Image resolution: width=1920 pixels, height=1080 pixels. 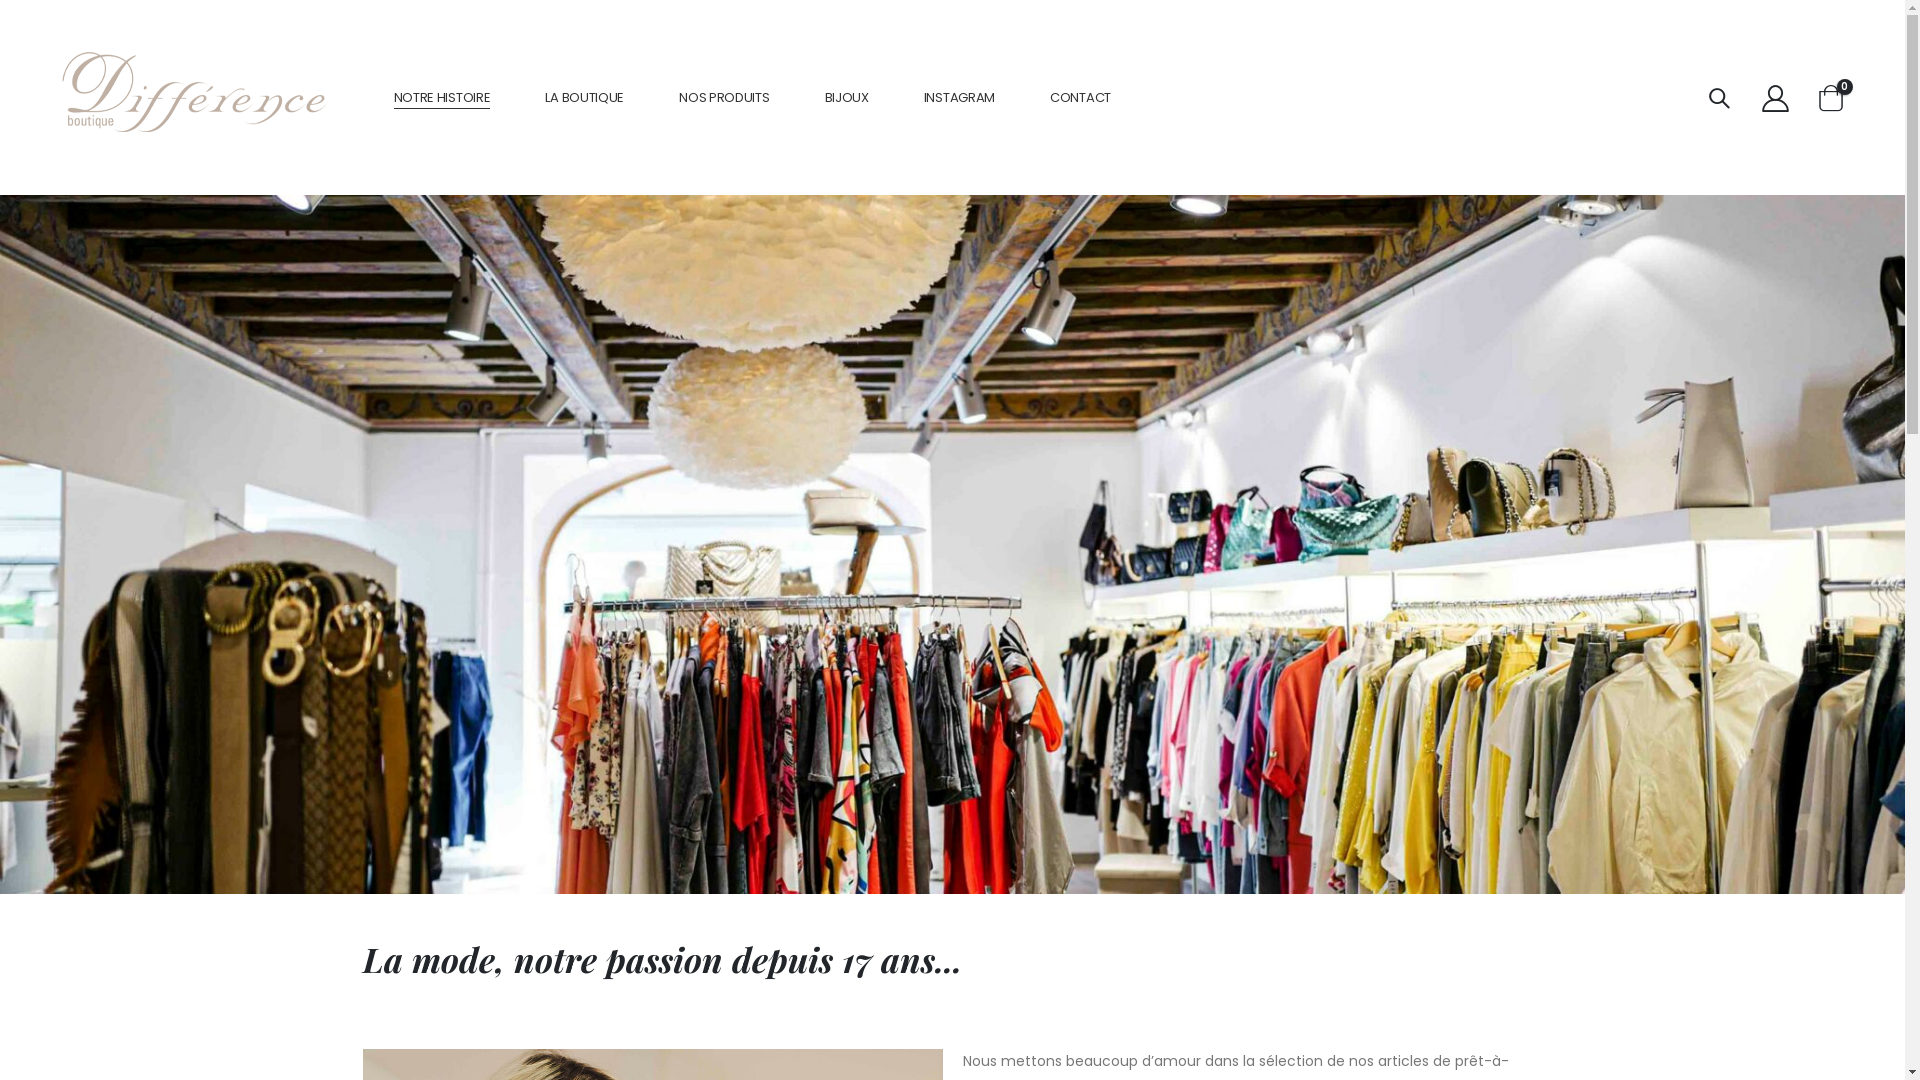 I want to click on 'BIJOUX', so click(x=846, y=97).